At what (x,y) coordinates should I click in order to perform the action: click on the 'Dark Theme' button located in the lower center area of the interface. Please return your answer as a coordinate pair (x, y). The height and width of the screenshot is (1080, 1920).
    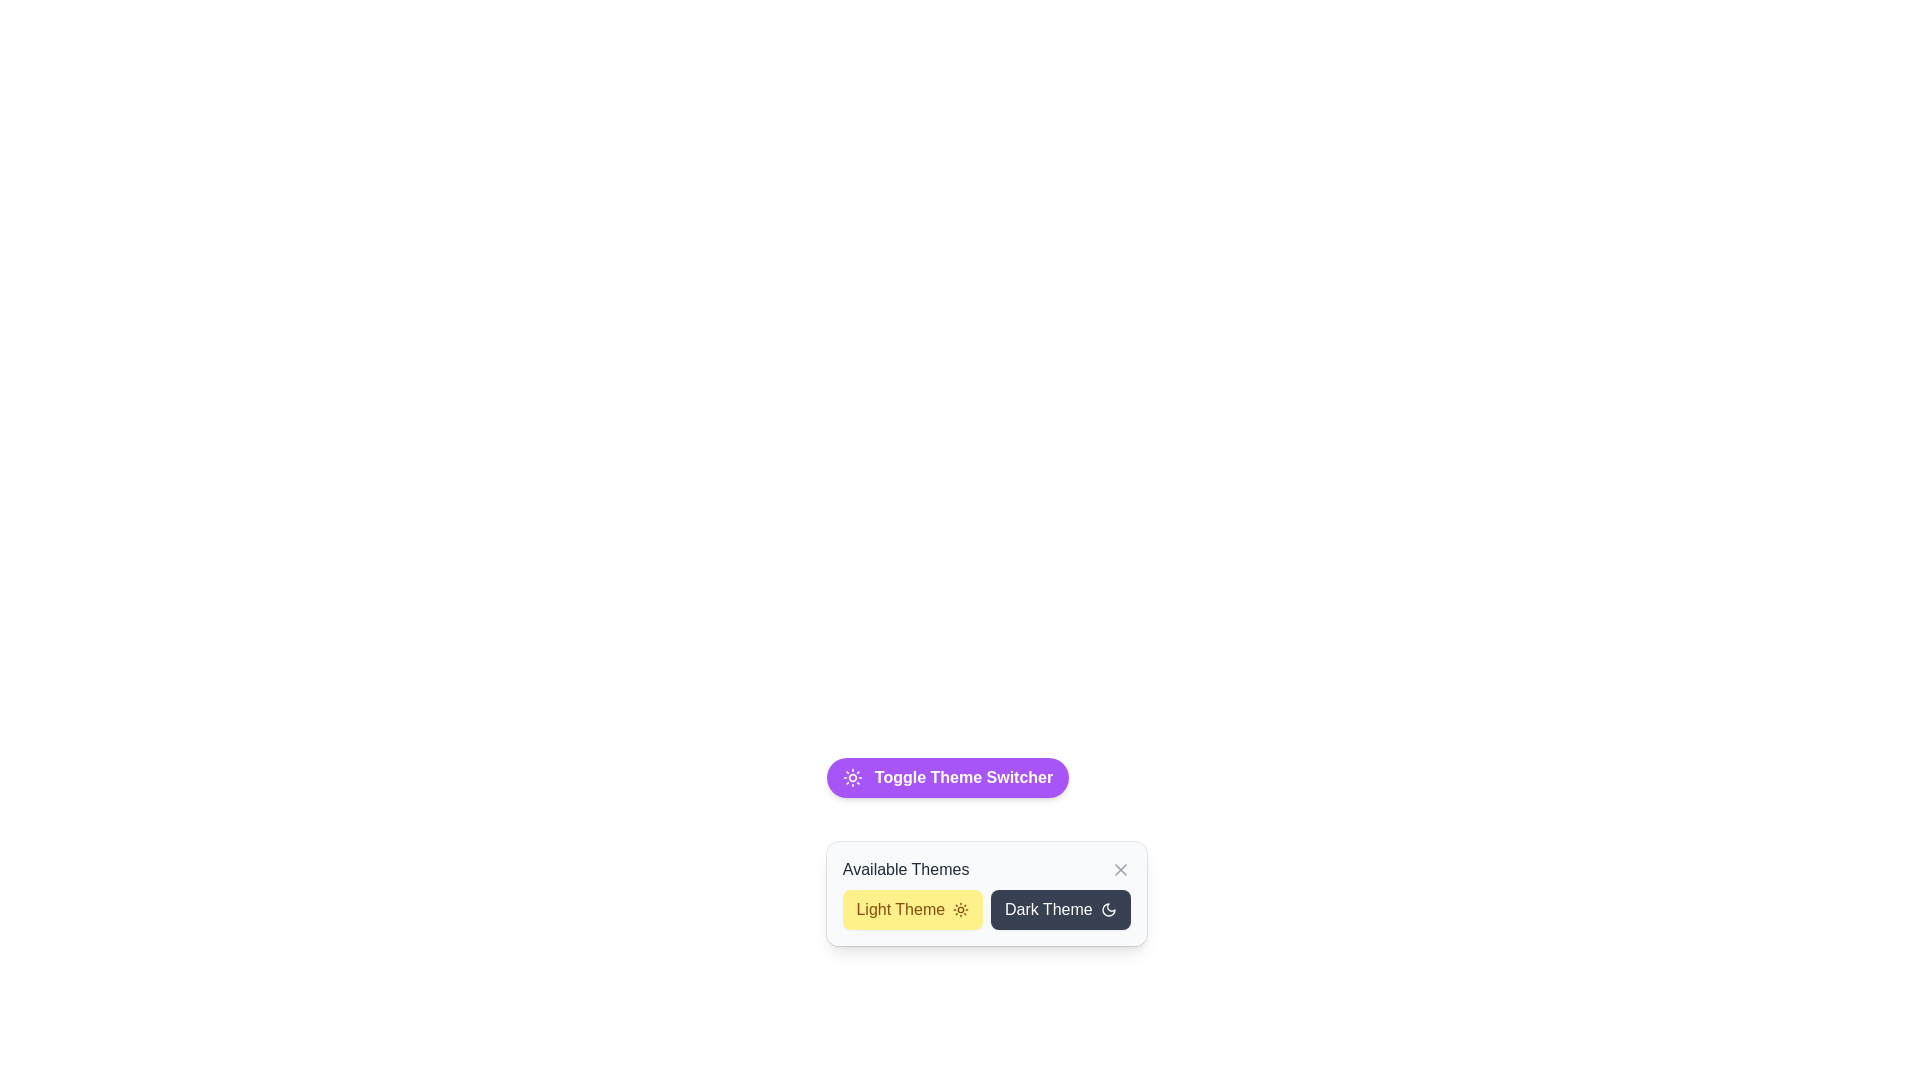
    Looking at the image, I should click on (1059, 910).